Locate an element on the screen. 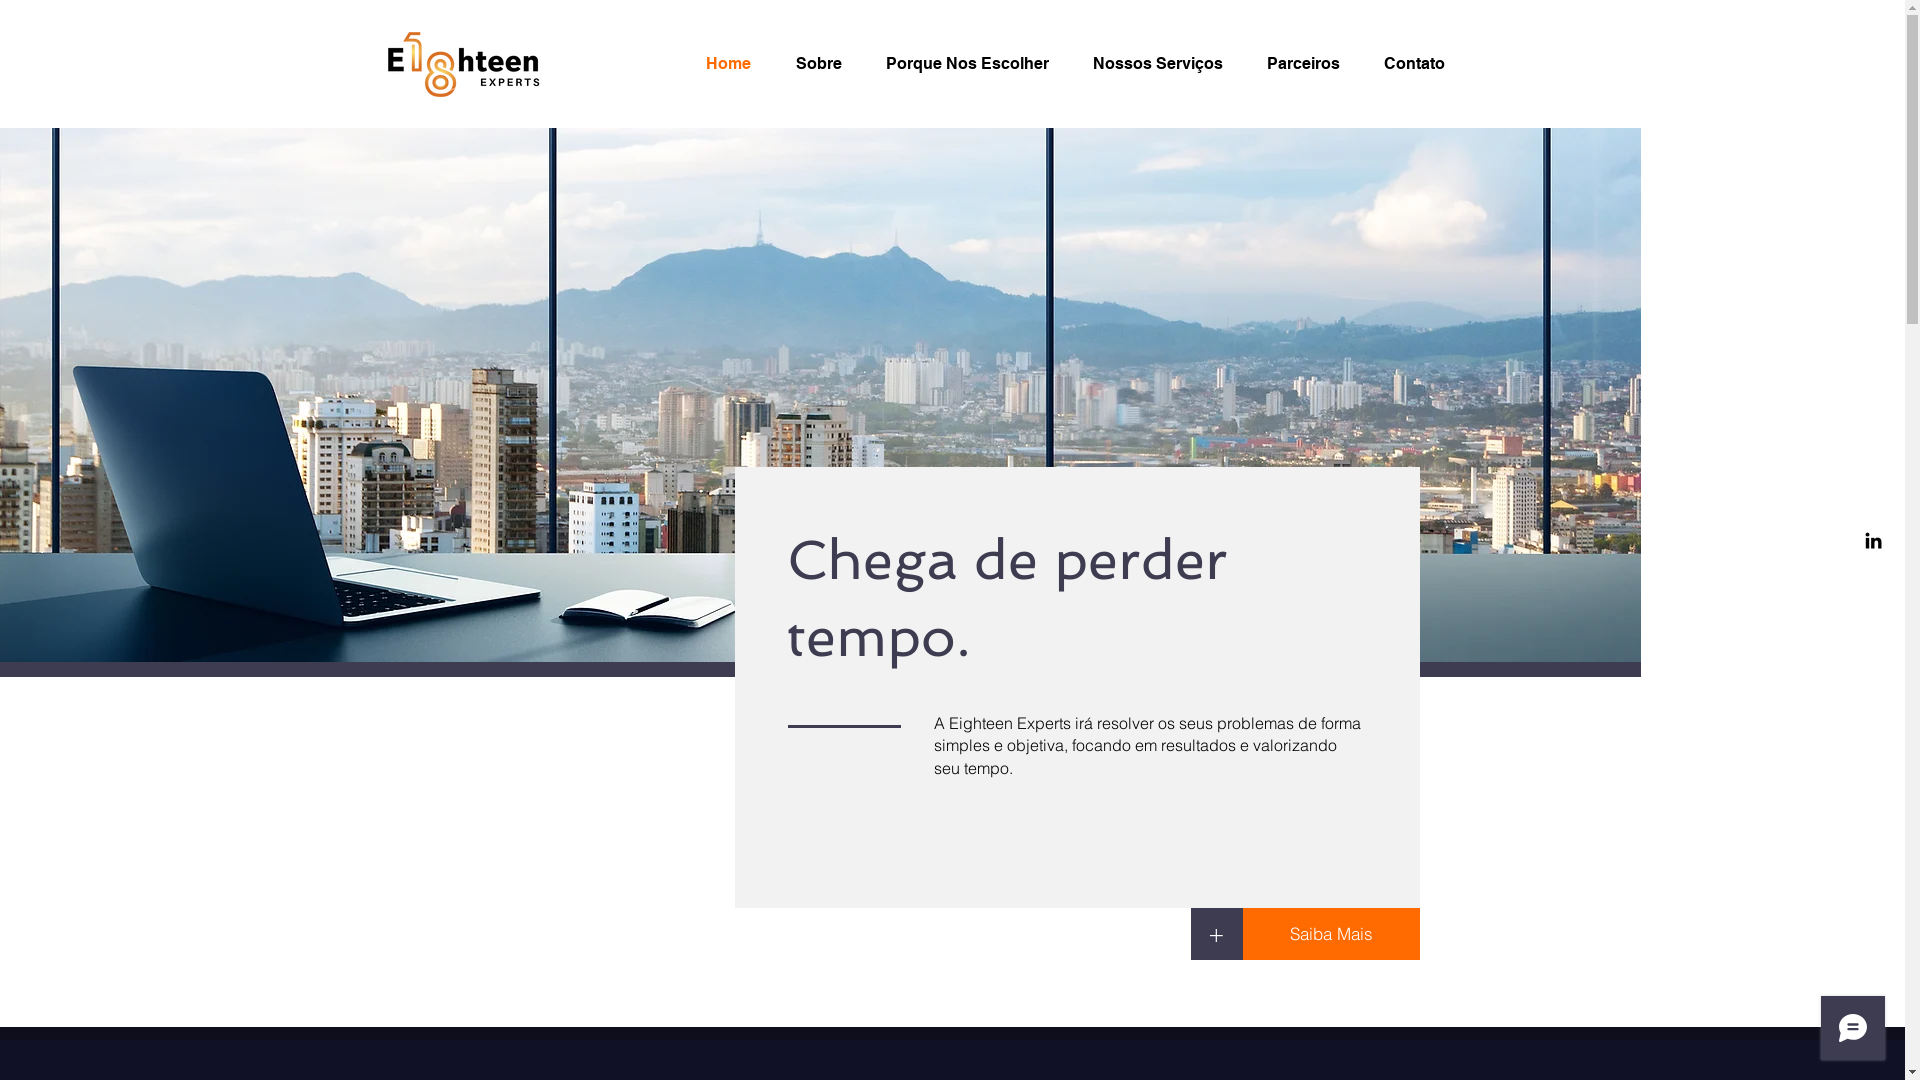 This screenshot has width=1920, height=1080. 'Sobre' is located at coordinates (825, 63).